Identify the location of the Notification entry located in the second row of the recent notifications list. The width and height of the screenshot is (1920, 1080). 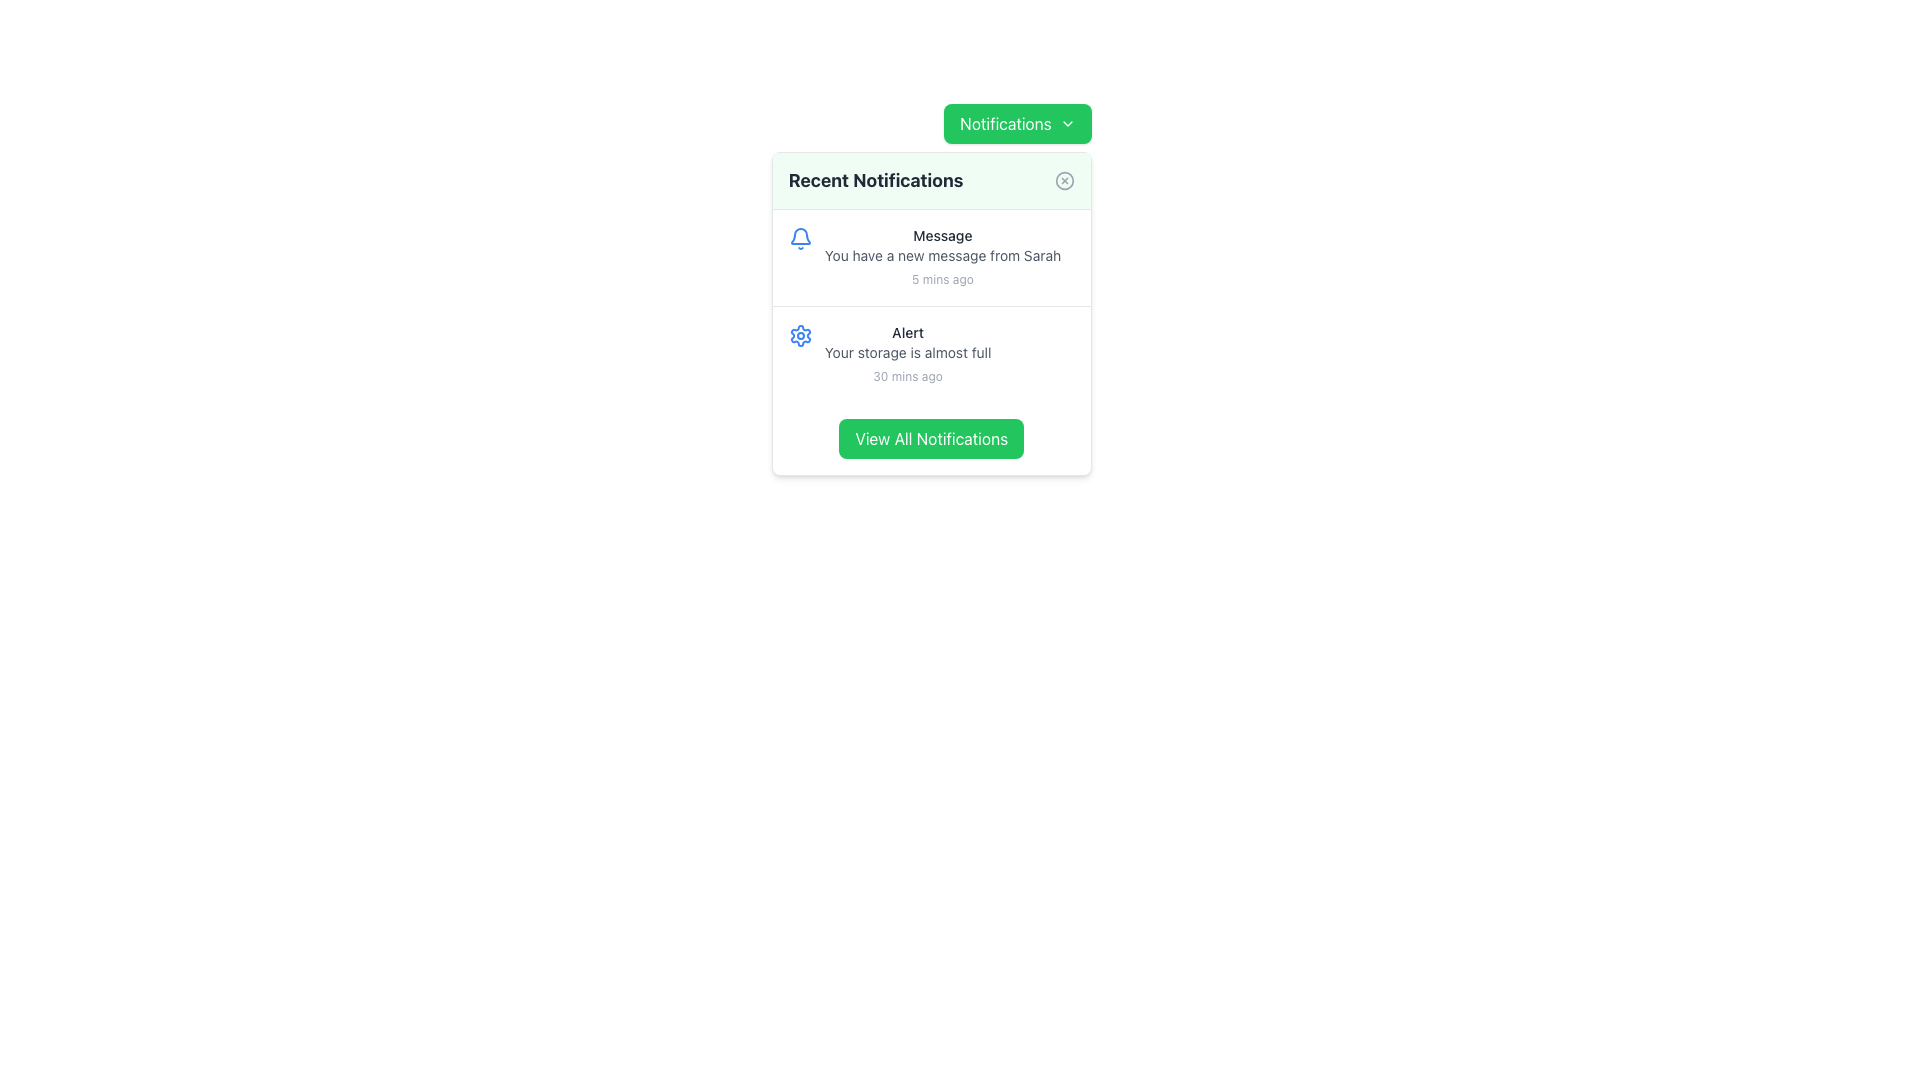
(907, 353).